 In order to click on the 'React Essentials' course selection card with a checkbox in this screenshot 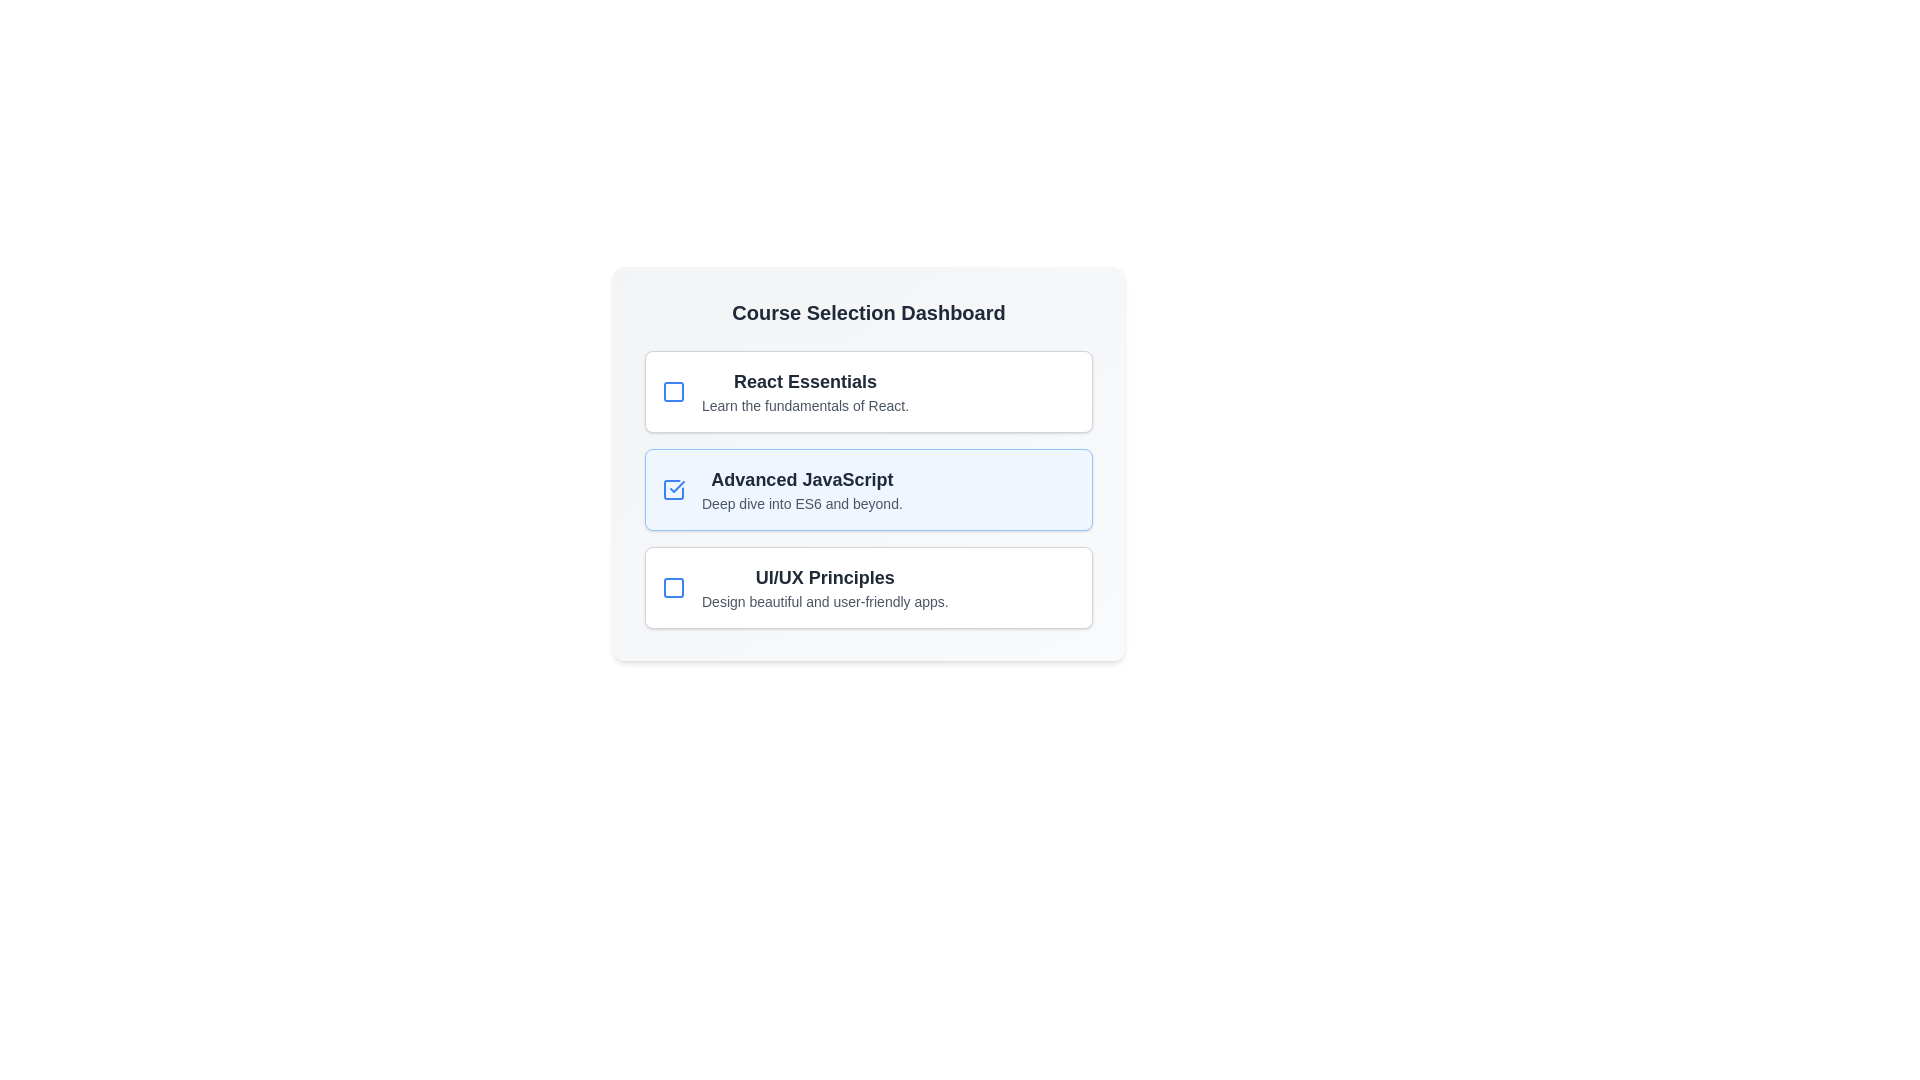, I will do `click(868, 392)`.